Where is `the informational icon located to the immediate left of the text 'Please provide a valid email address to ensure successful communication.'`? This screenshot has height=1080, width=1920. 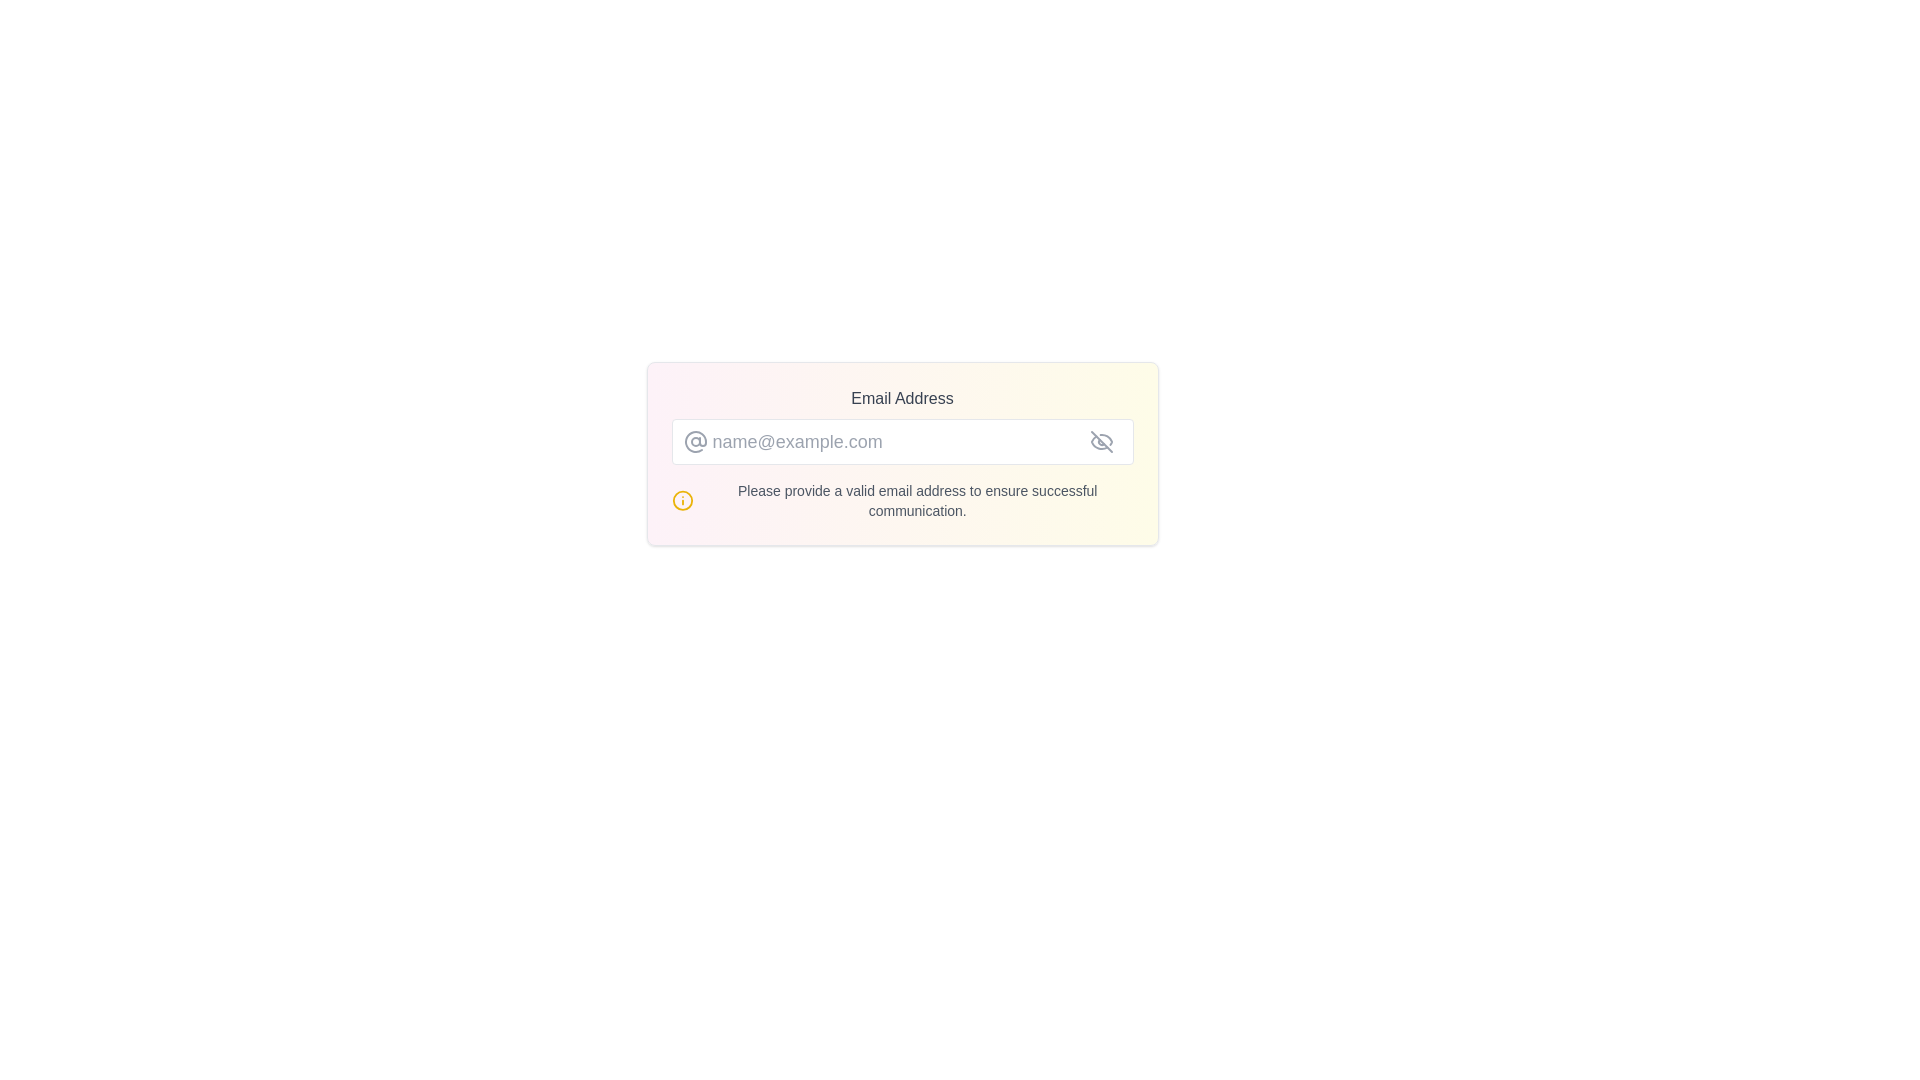
the informational icon located to the immediate left of the text 'Please provide a valid email address to ensure successful communication.' is located at coordinates (682, 500).